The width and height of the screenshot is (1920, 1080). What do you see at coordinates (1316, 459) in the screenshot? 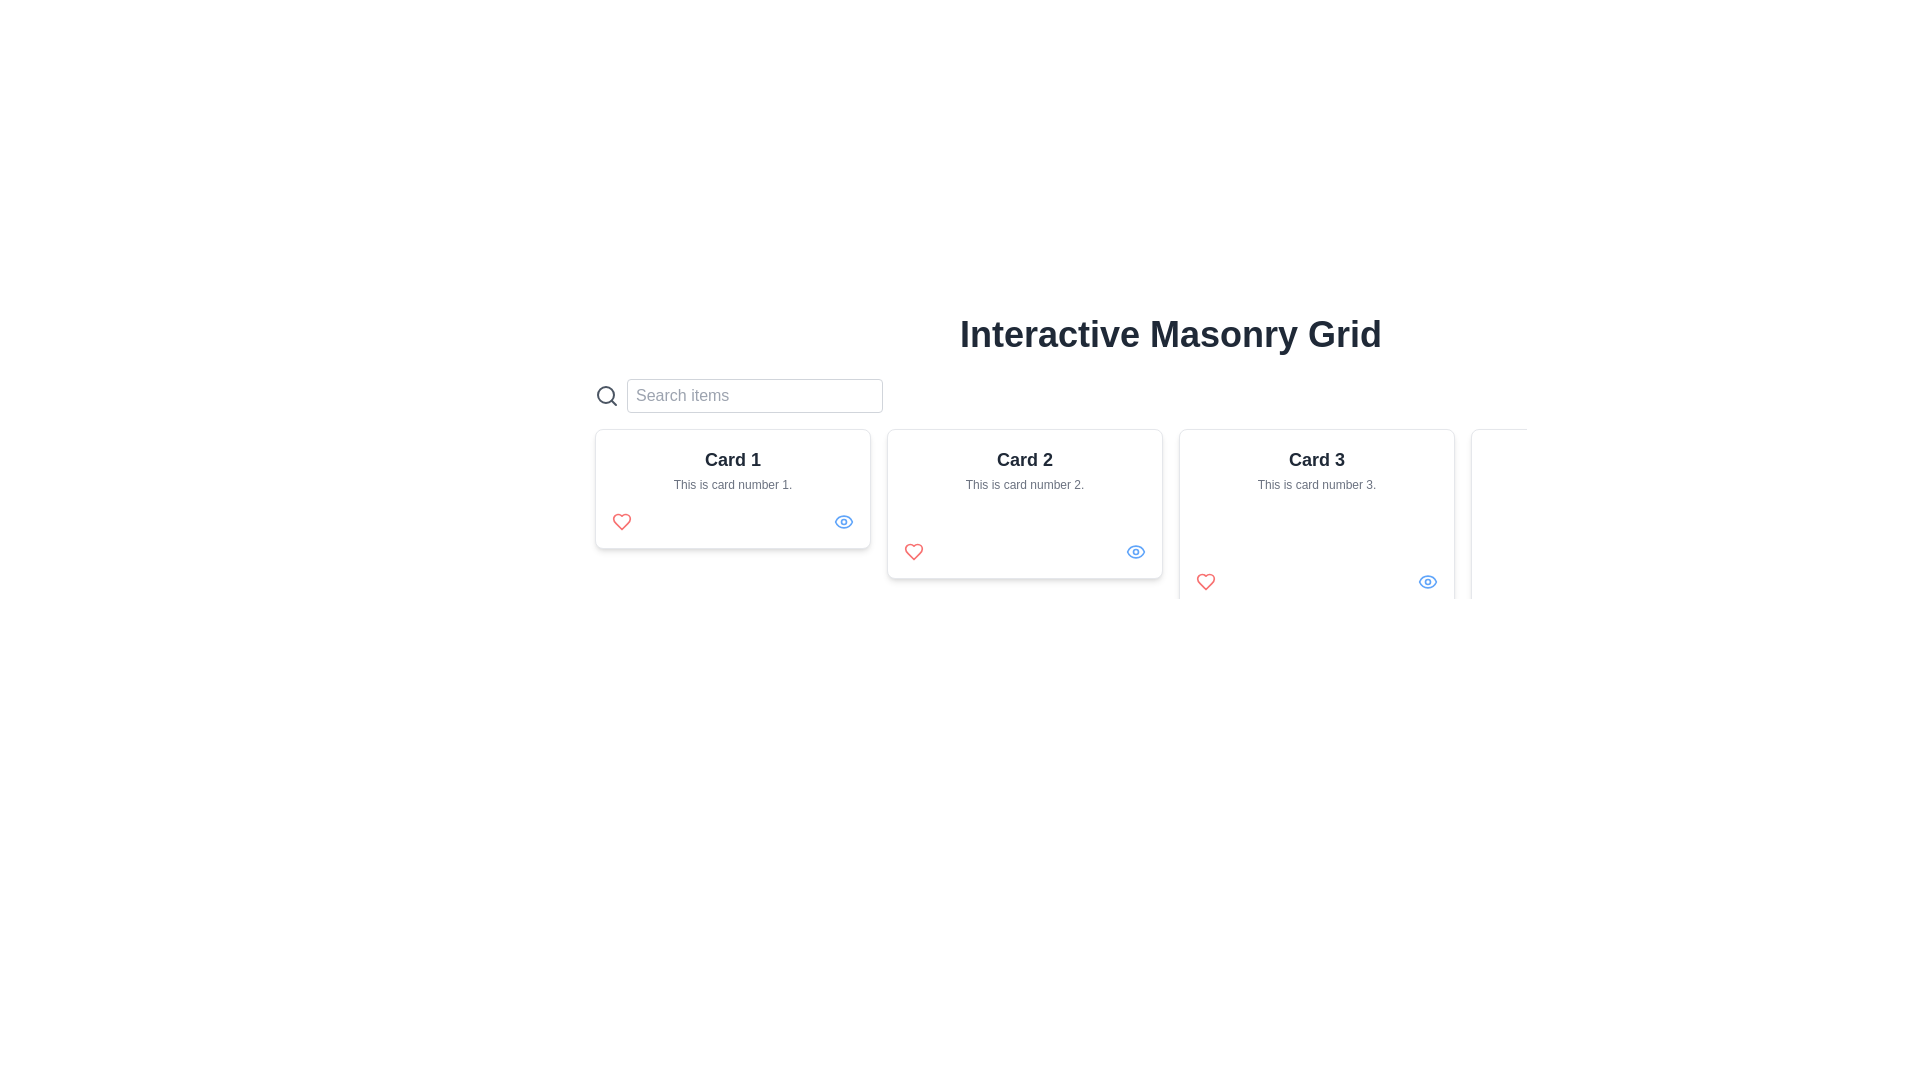
I see `the text label or header at the center of the third card in the horizontal grid` at bounding box center [1316, 459].